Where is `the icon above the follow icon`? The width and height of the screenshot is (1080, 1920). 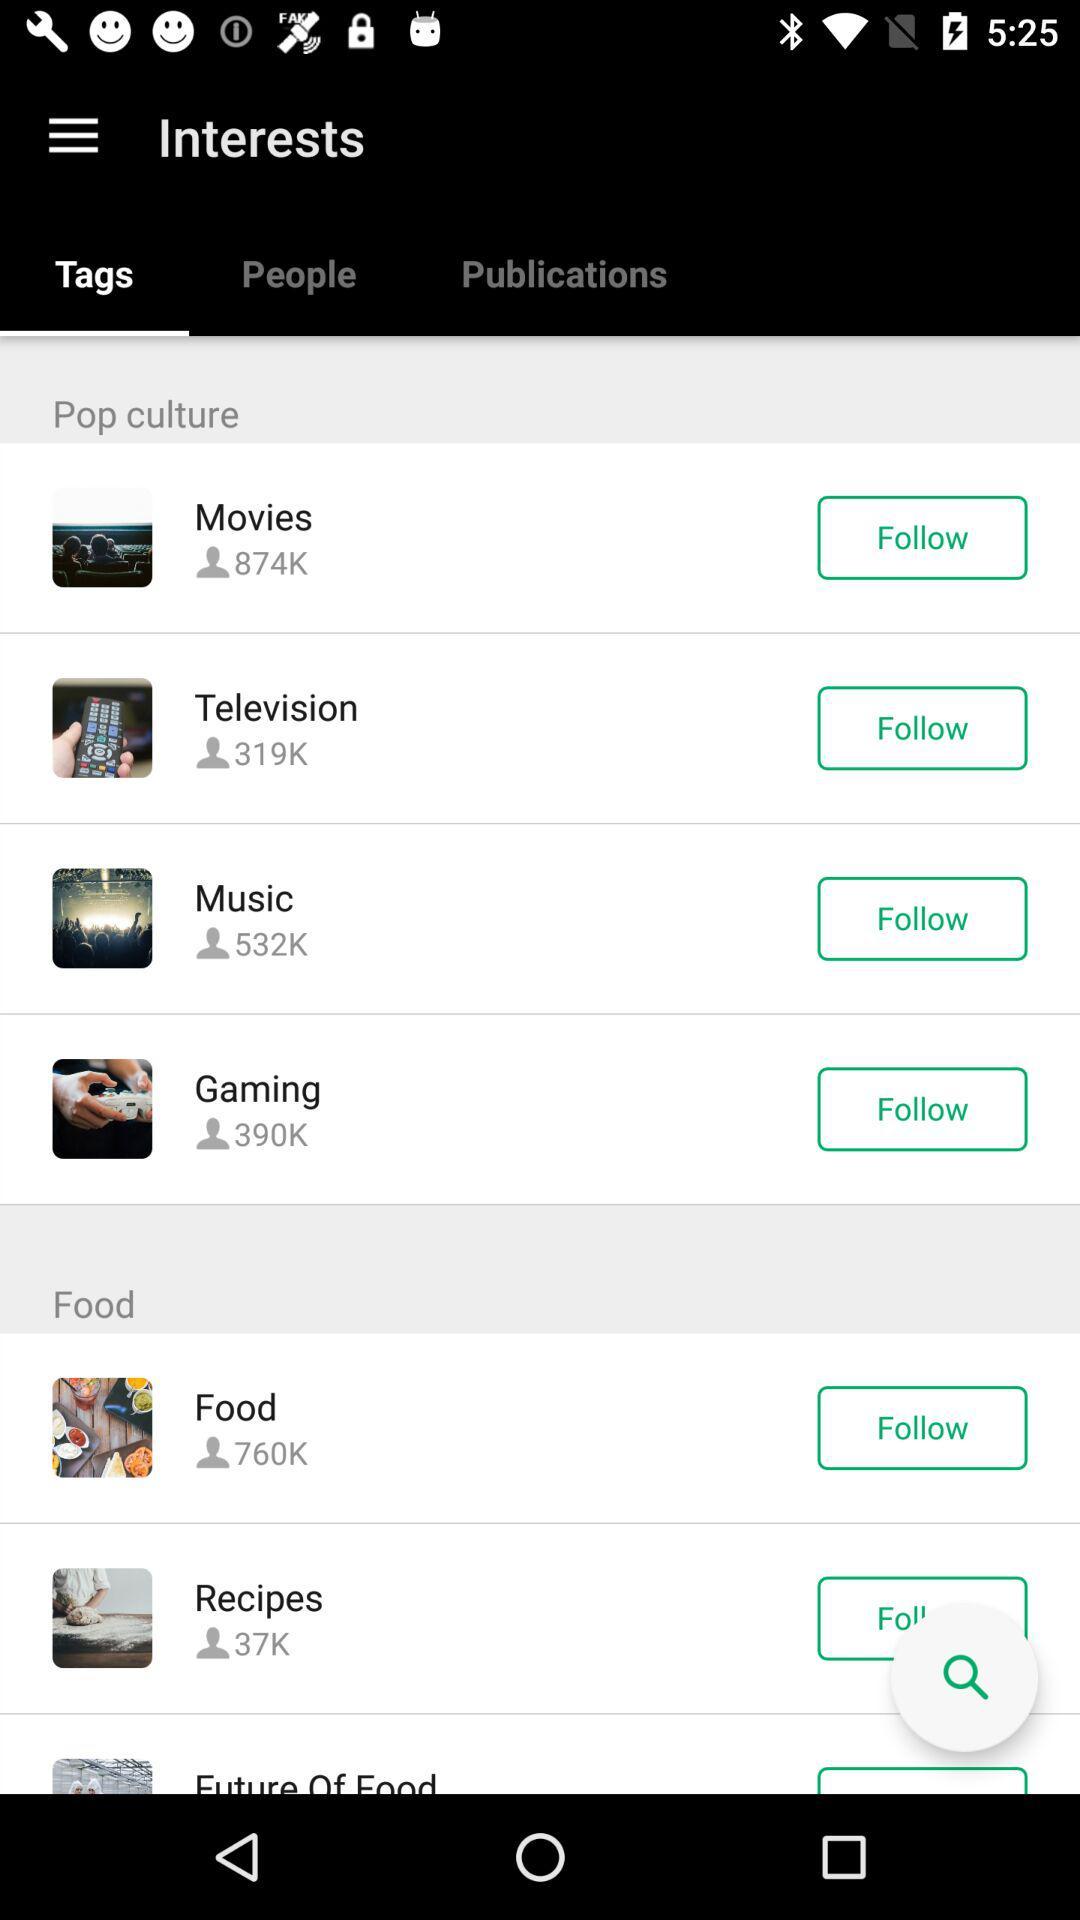
the icon above the follow icon is located at coordinates (963, 1678).